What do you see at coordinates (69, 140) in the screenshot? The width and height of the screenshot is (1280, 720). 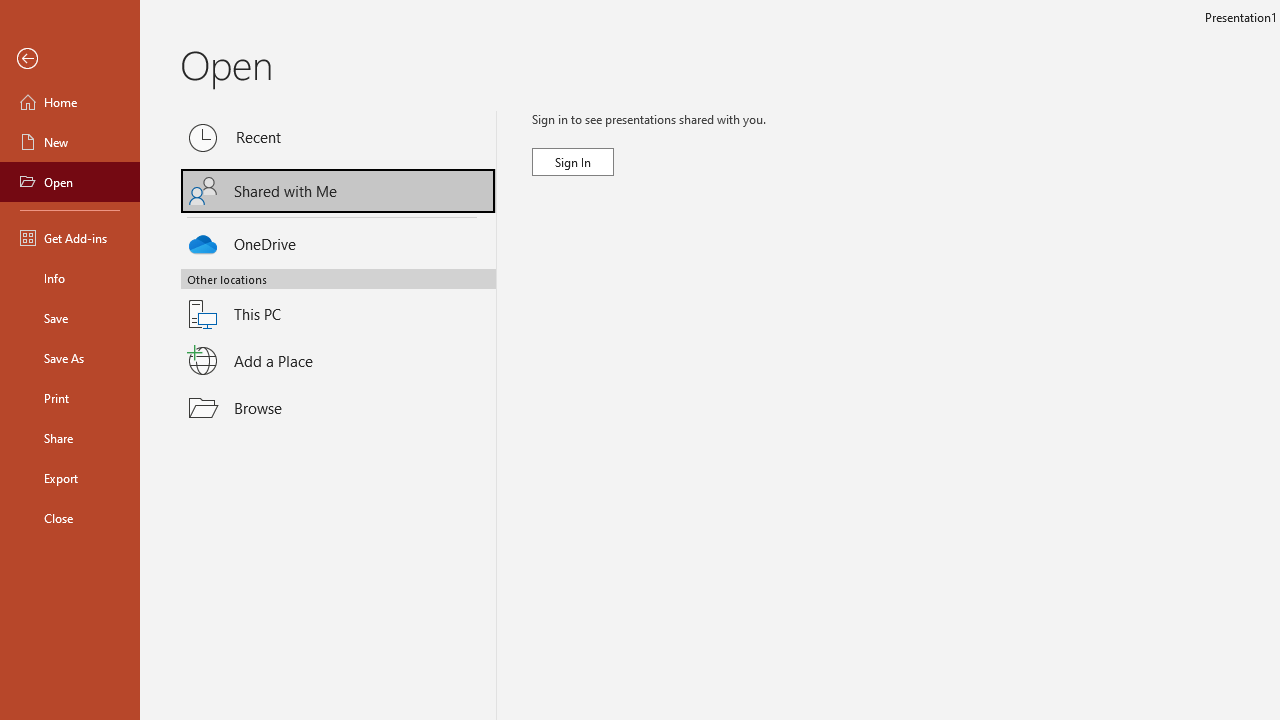 I see `'New'` at bounding box center [69, 140].